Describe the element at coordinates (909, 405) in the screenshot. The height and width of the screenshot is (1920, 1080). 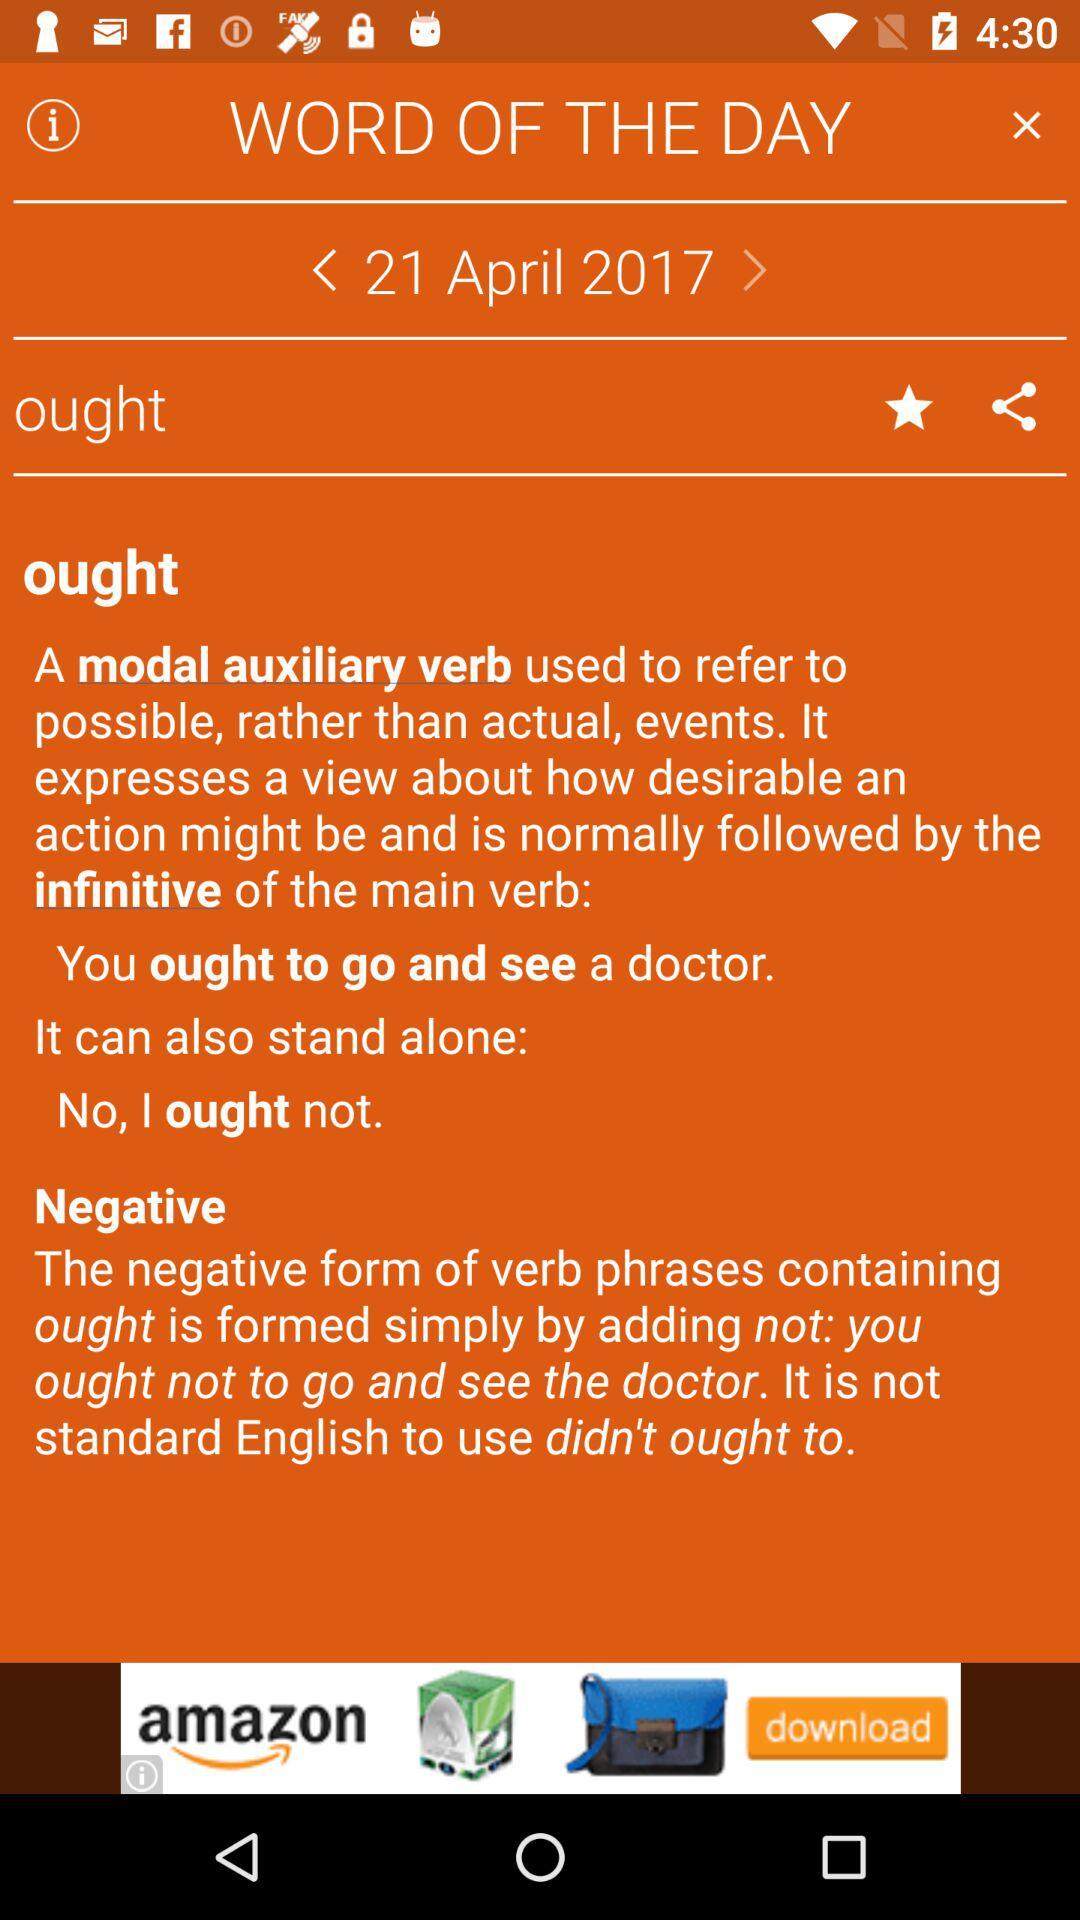
I see `to favorite` at that location.